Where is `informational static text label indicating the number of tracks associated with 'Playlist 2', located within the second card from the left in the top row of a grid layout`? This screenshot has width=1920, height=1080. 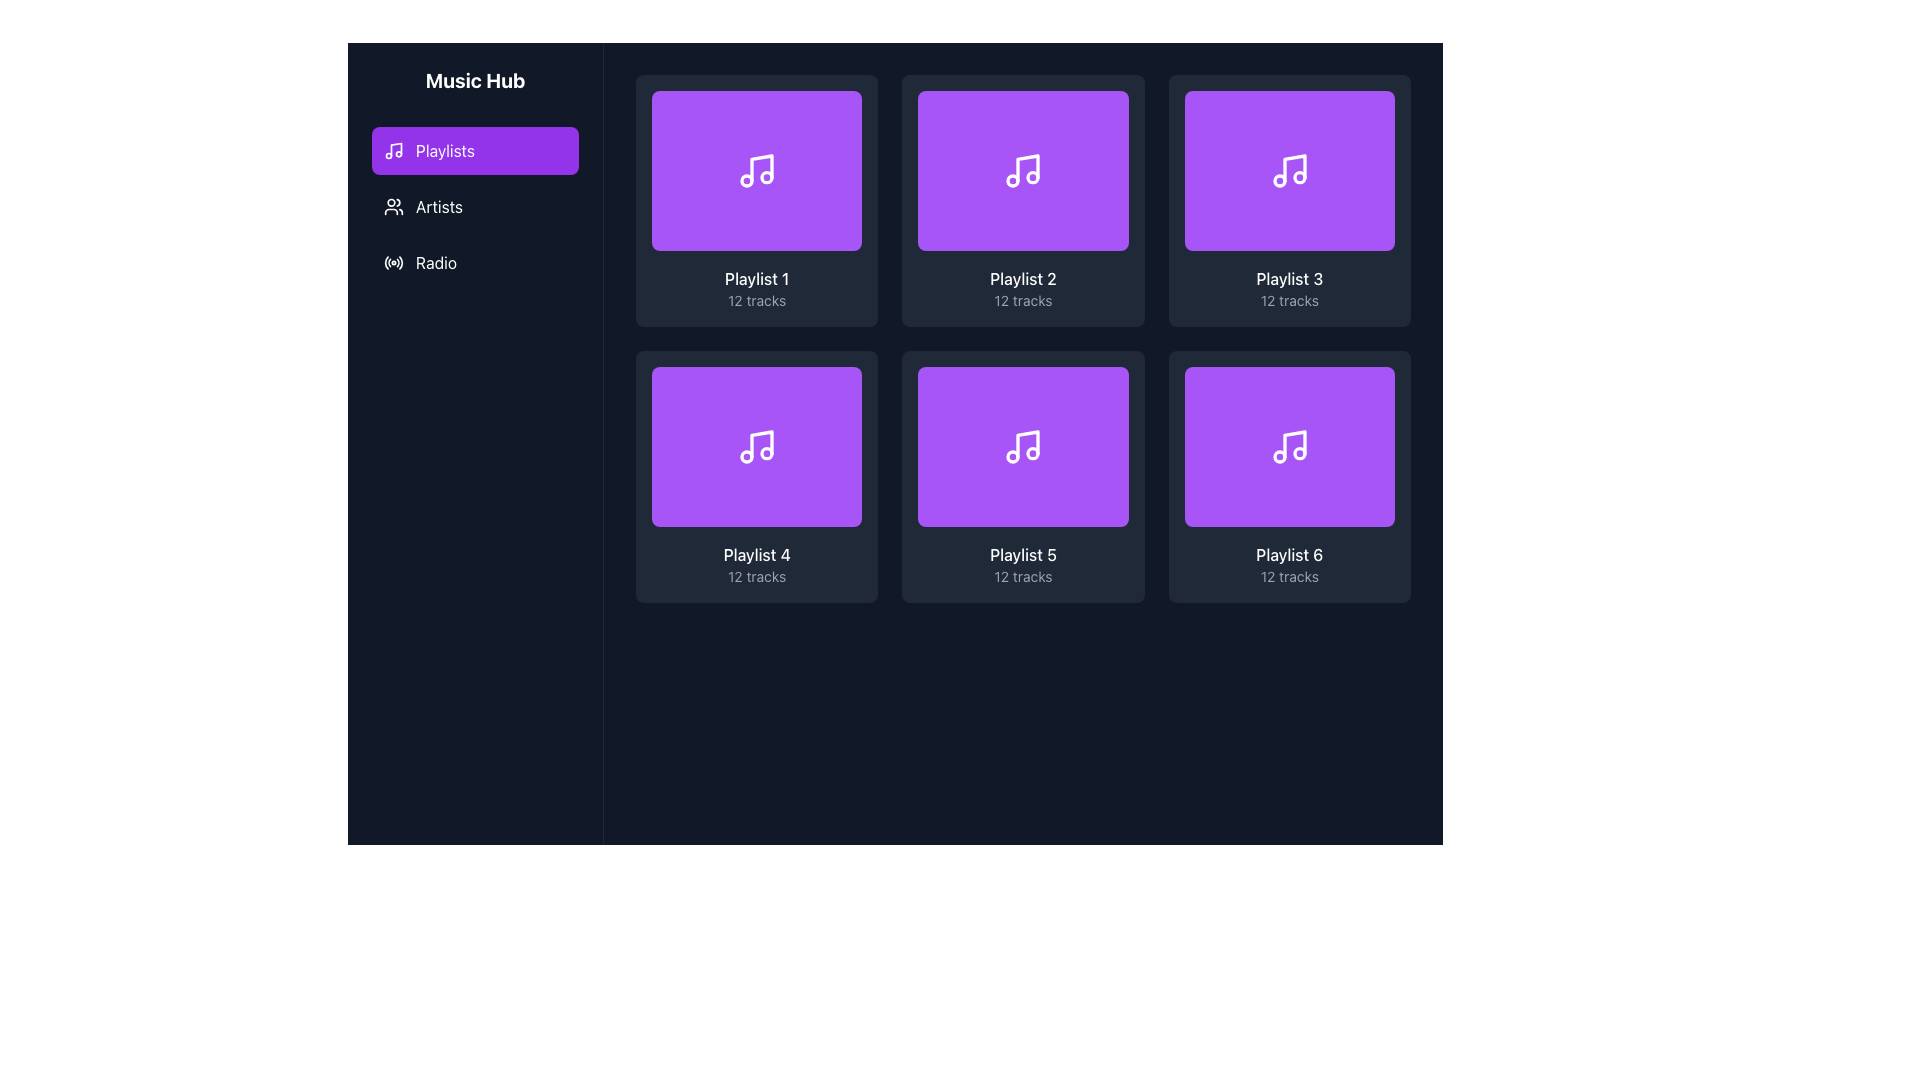 informational static text label indicating the number of tracks associated with 'Playlist 2', located within the second card from the left in the top row of a grid layout is located at coordinates (1023, 300).